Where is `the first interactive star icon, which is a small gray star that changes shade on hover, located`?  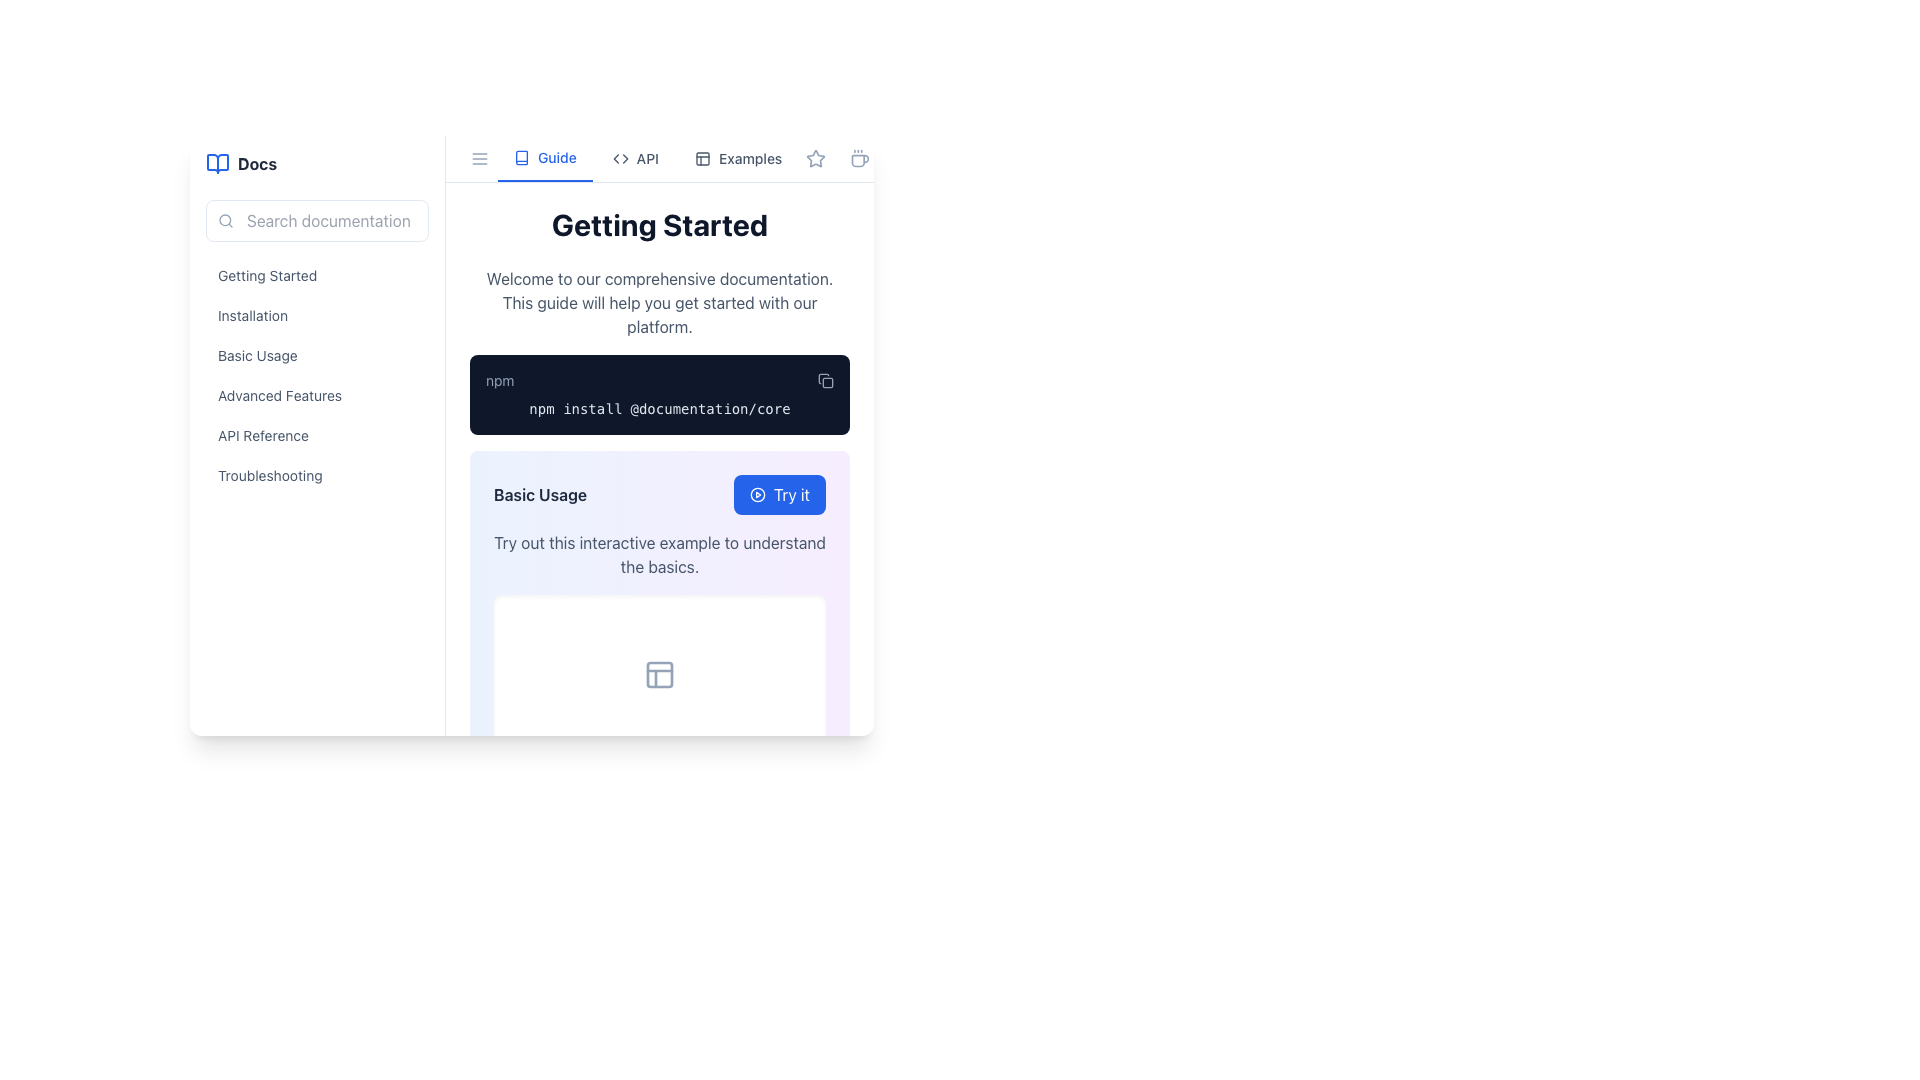
the first interactive star icon, which is a small gray star that changes shade on hover, located is located at coordinates (816, 157).